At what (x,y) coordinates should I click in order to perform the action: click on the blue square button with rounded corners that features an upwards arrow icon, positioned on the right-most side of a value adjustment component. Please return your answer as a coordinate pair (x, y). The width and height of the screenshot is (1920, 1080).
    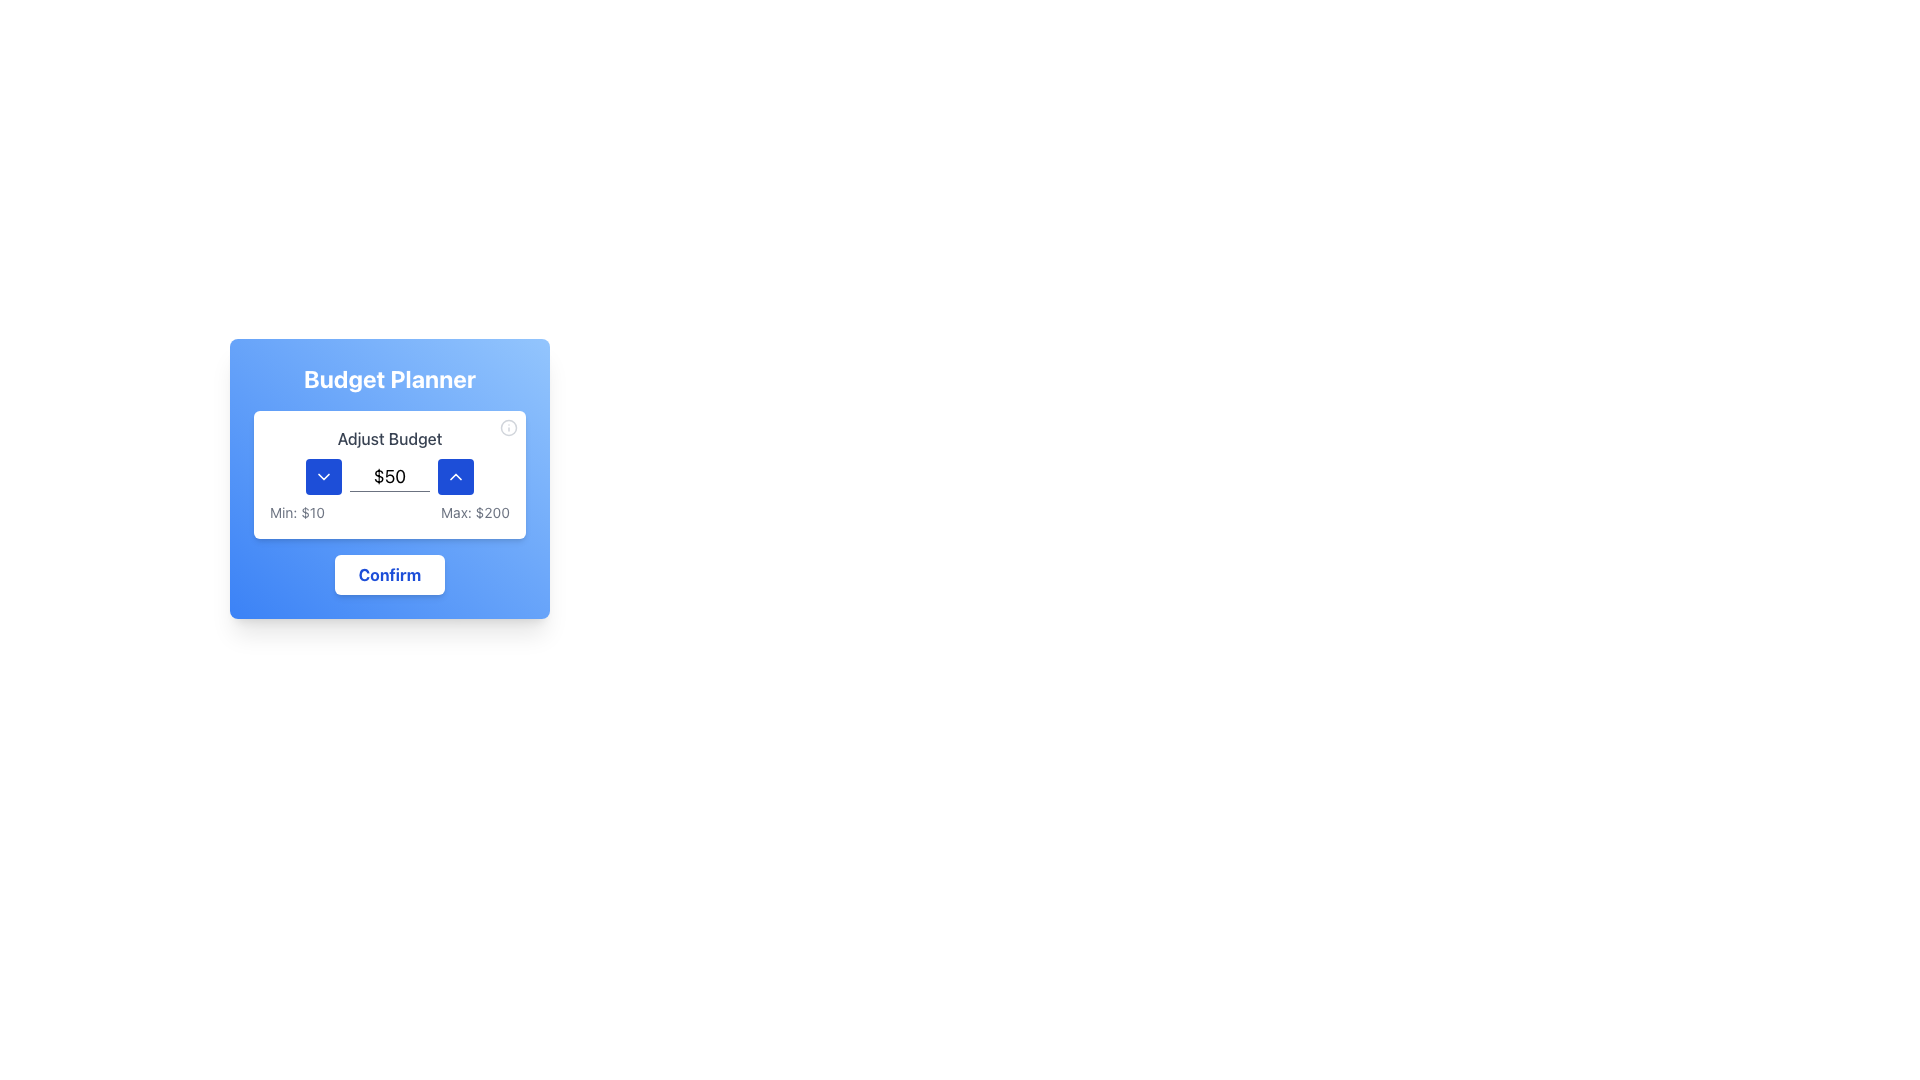
    Looking at the image, I should click on (455, 477).